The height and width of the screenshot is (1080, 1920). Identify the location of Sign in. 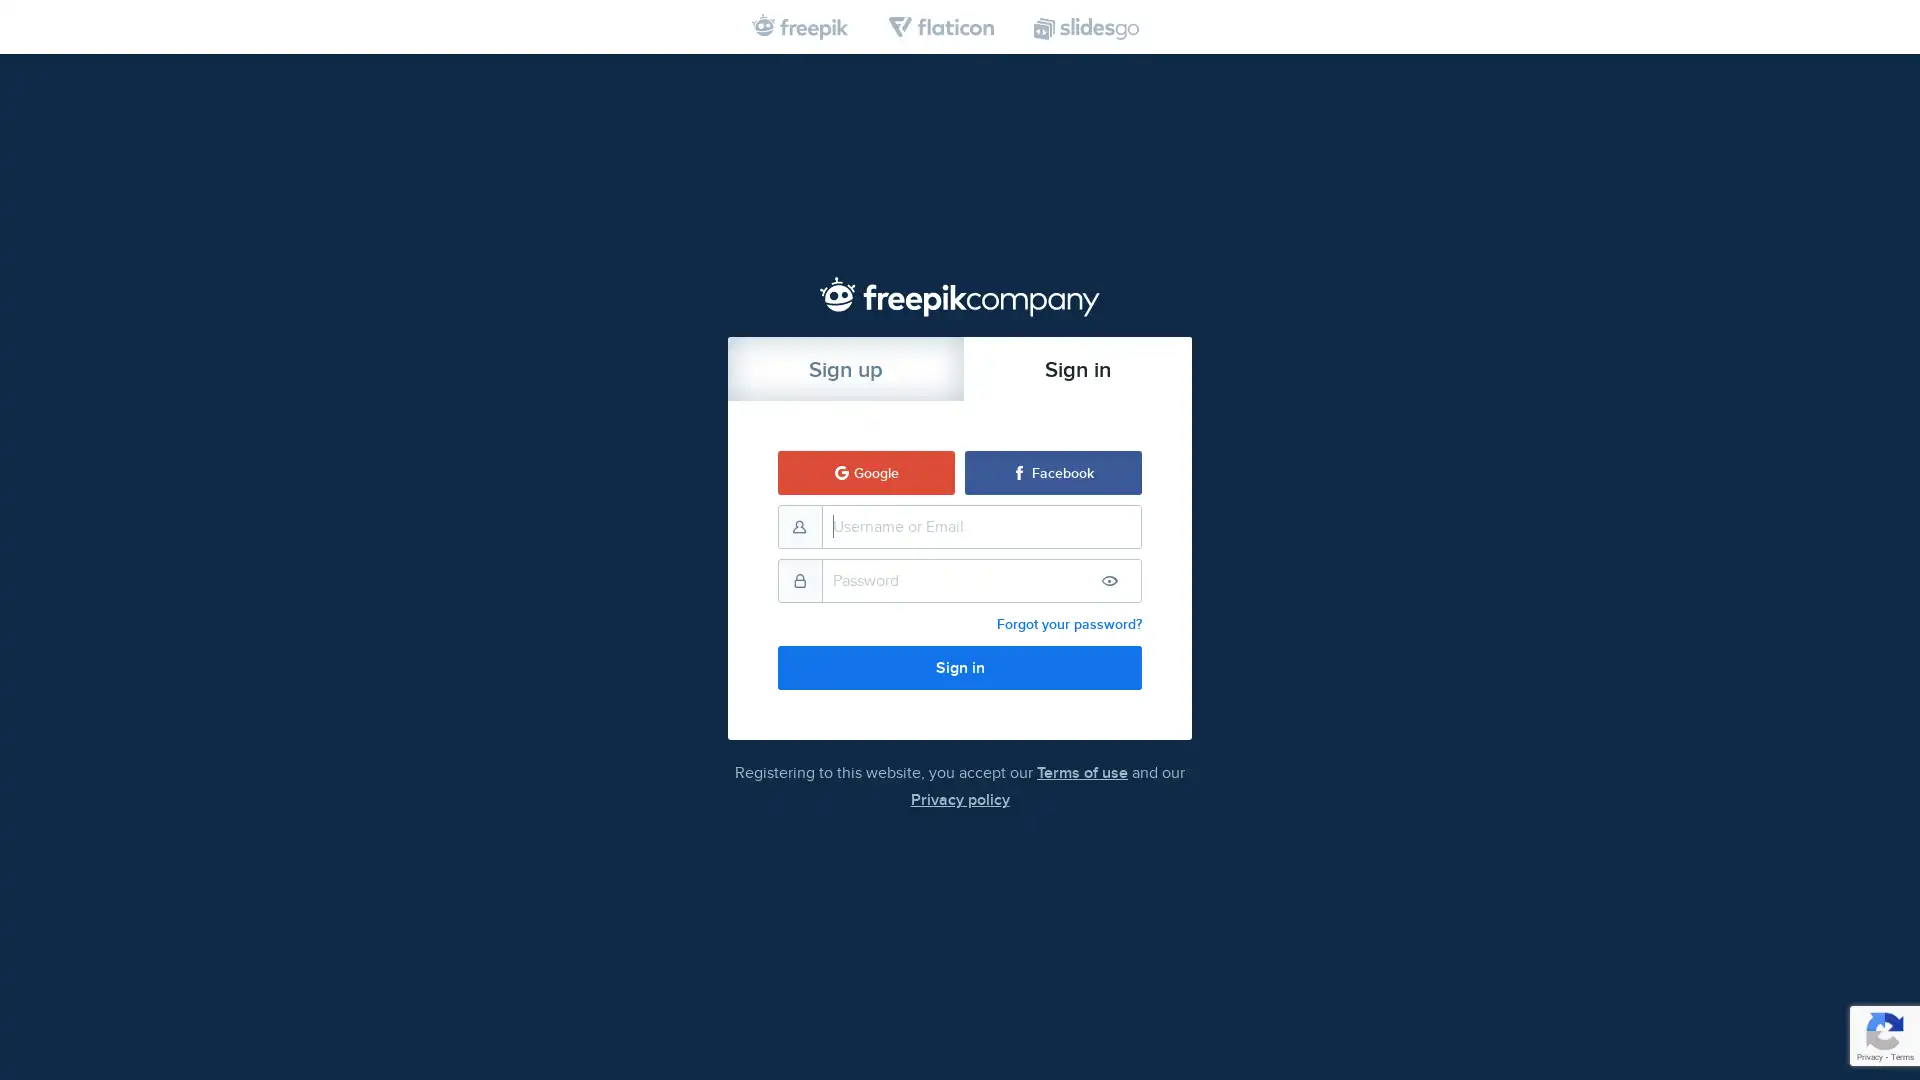
(1077, 367).